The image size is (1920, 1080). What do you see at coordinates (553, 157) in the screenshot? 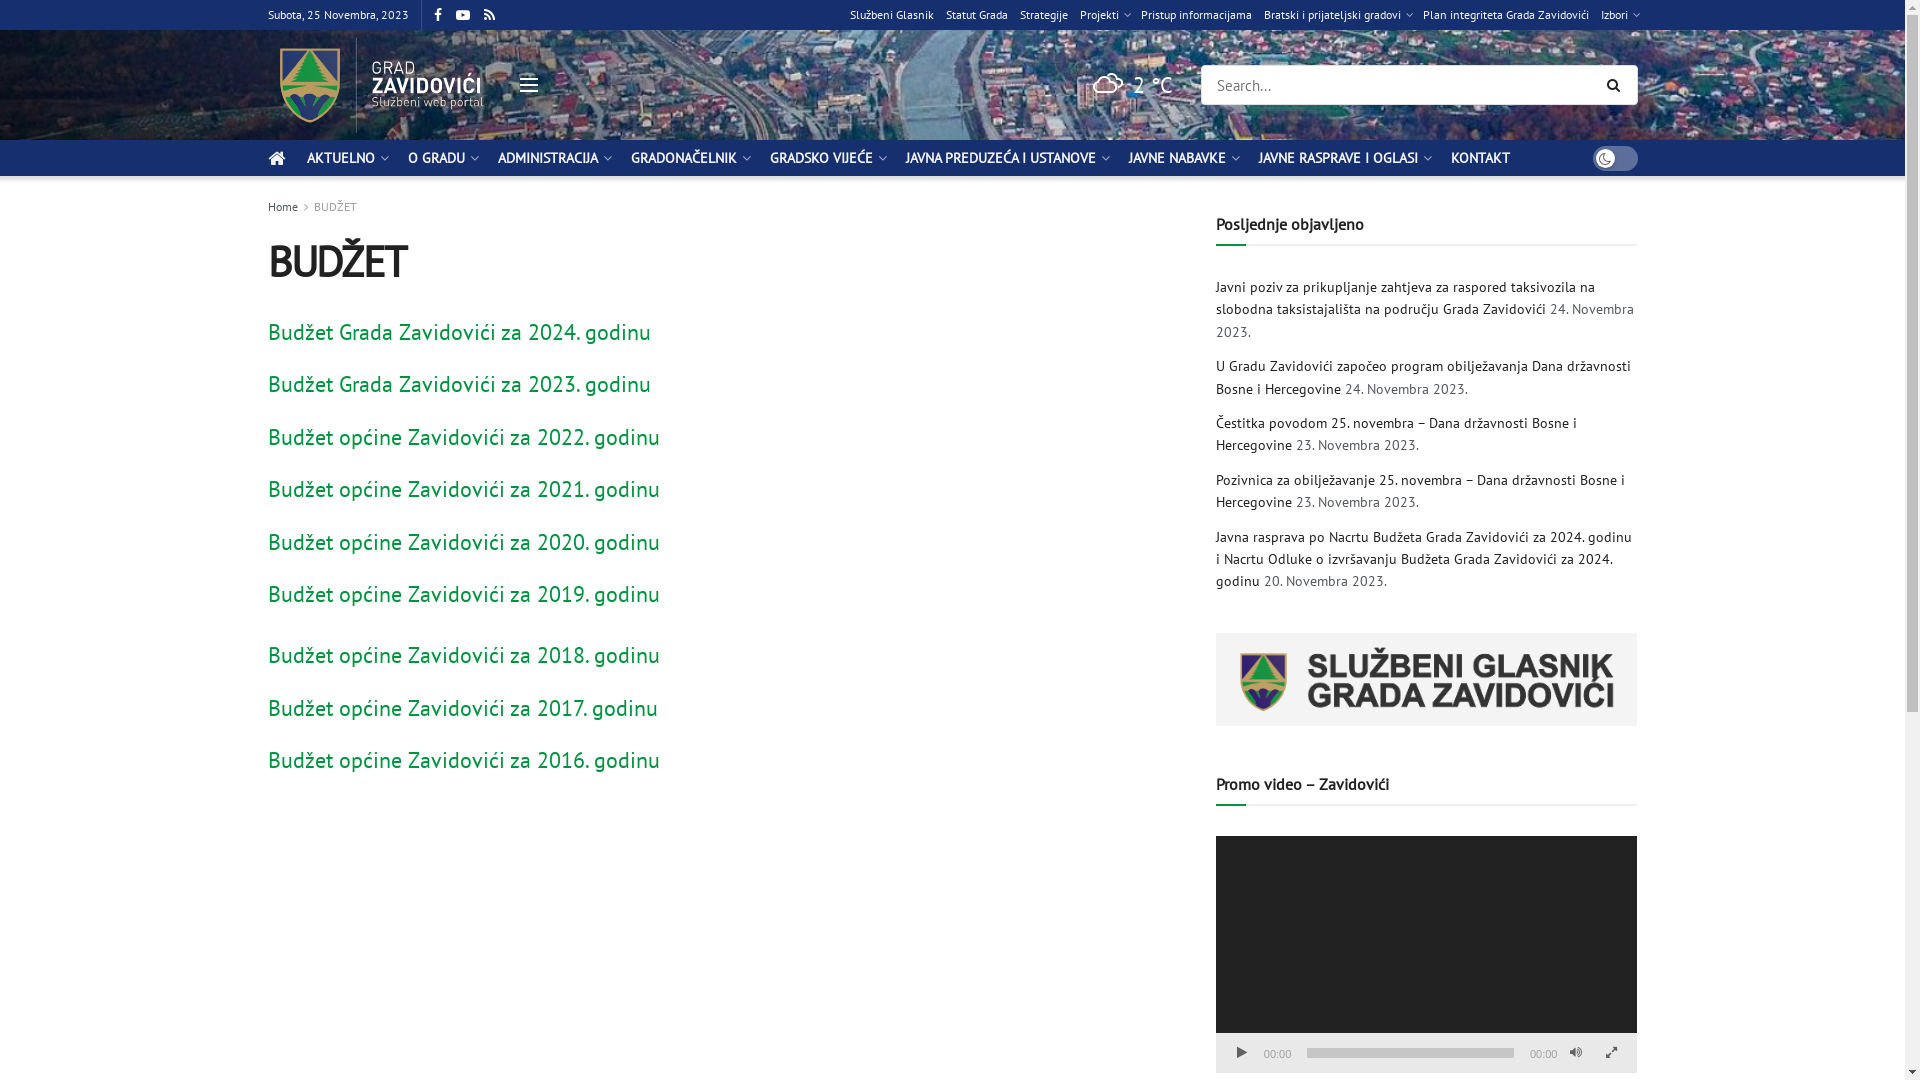
I see `'ADMINISTRACIJA'` at bounding box center [553, 157].